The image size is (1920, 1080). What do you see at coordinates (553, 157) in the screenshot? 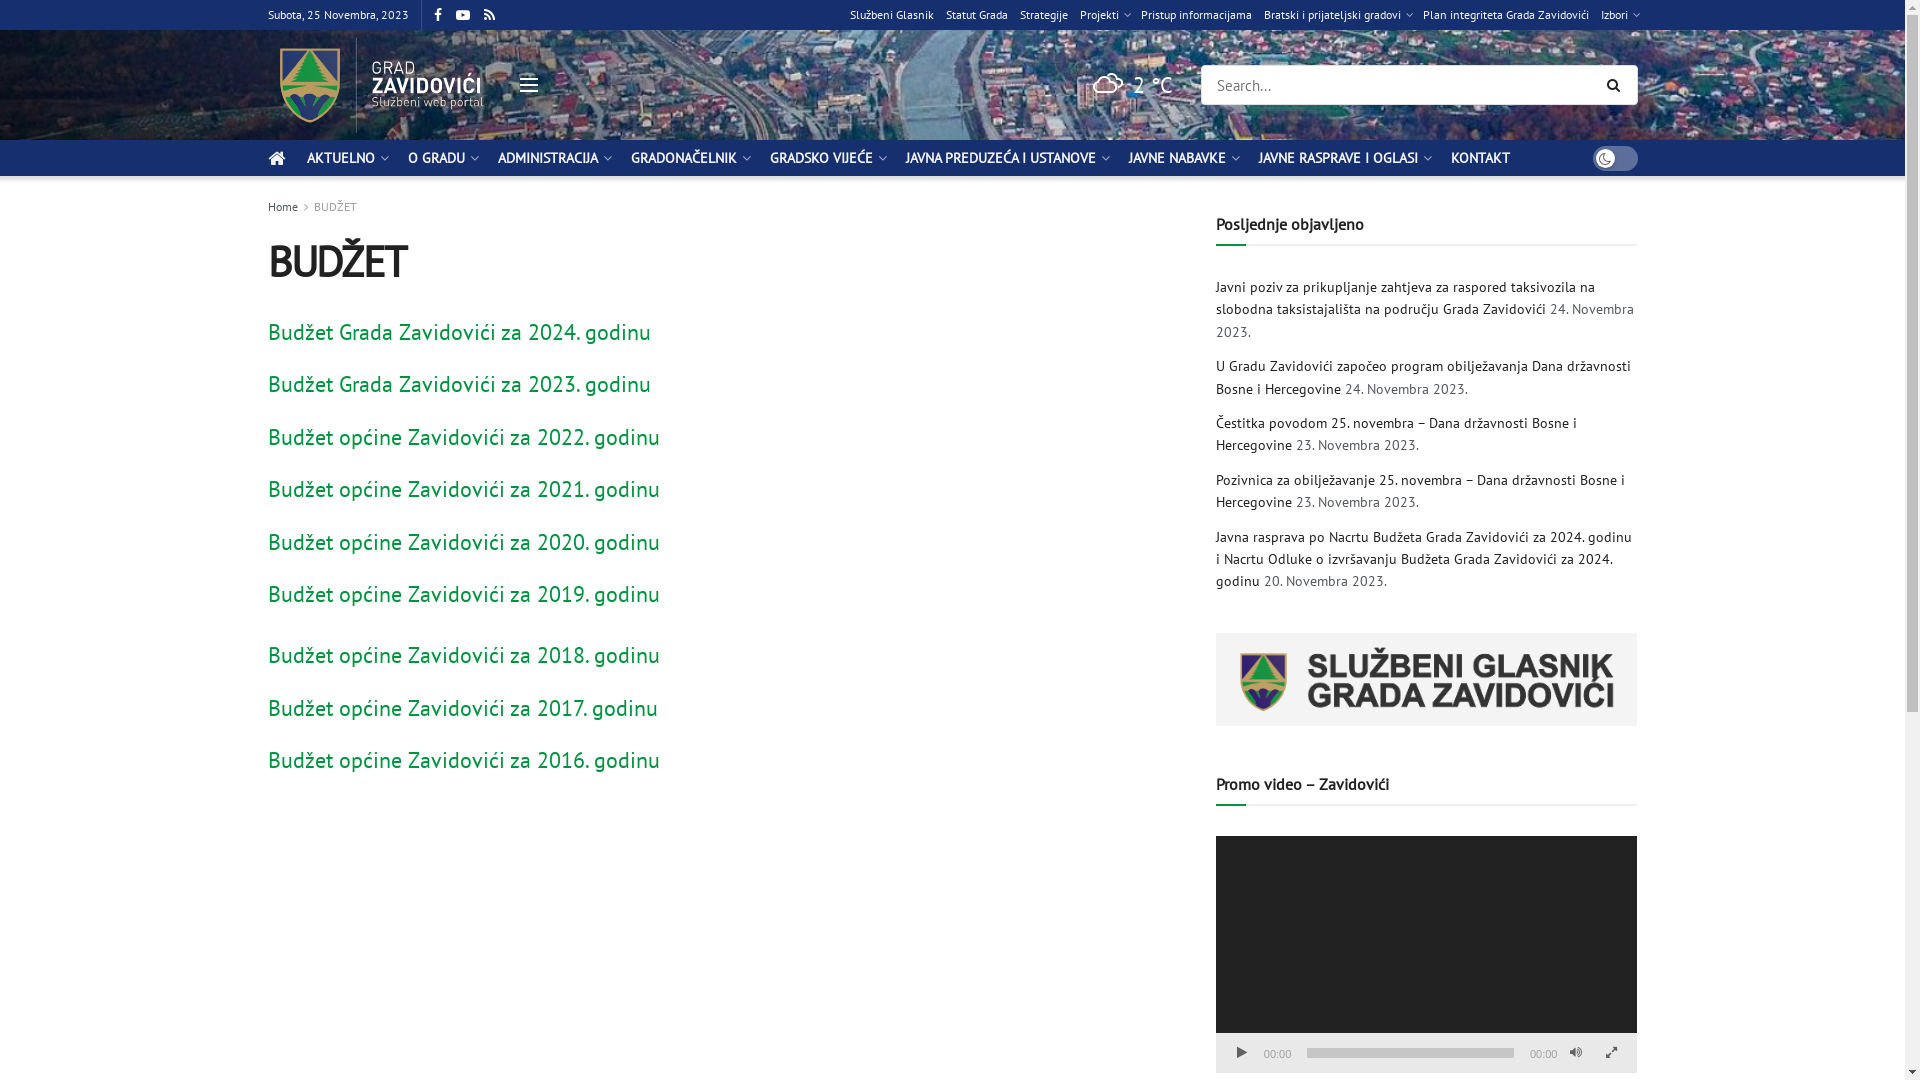
I see `'ADMINISTRACIJA'` at bounding box center [553, 157].